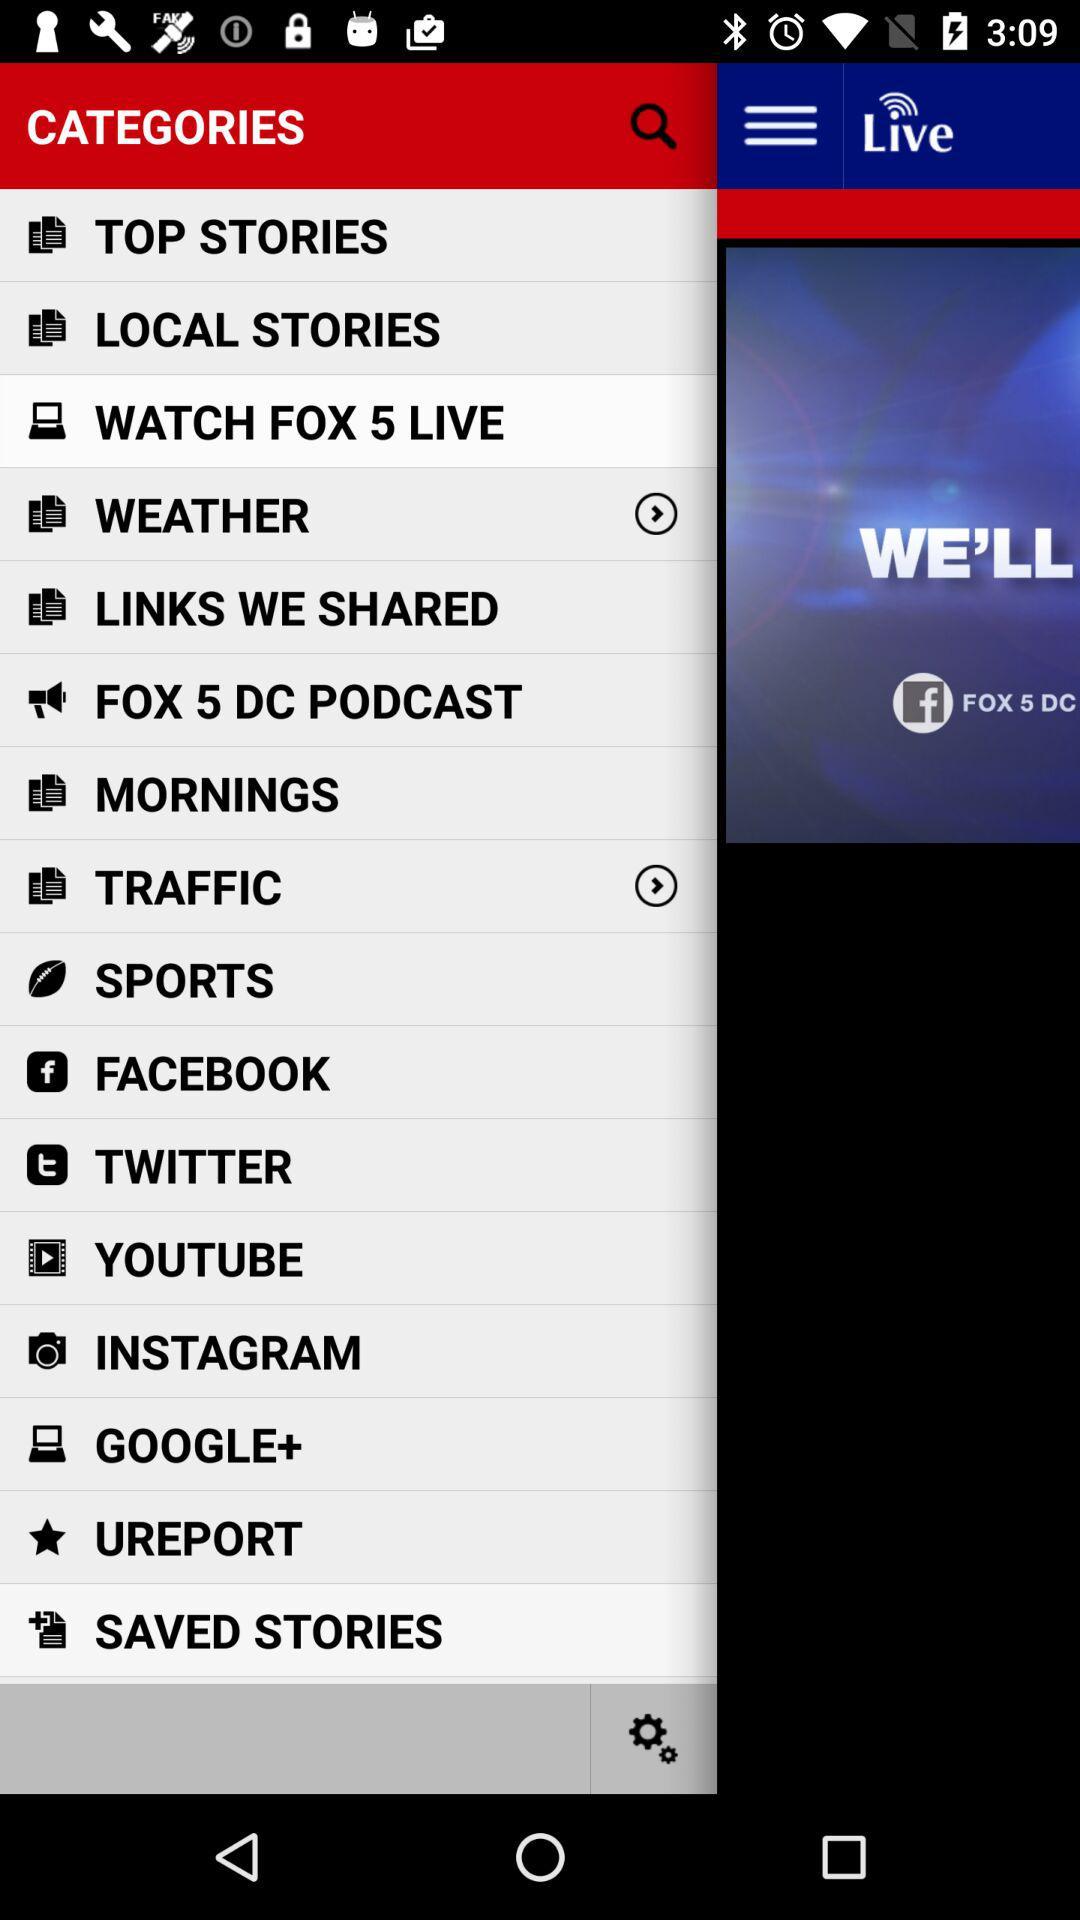 The width and height of the screenshot is (1080, 1920). I want to click on the item below google+ icon, so click(198, 1536).